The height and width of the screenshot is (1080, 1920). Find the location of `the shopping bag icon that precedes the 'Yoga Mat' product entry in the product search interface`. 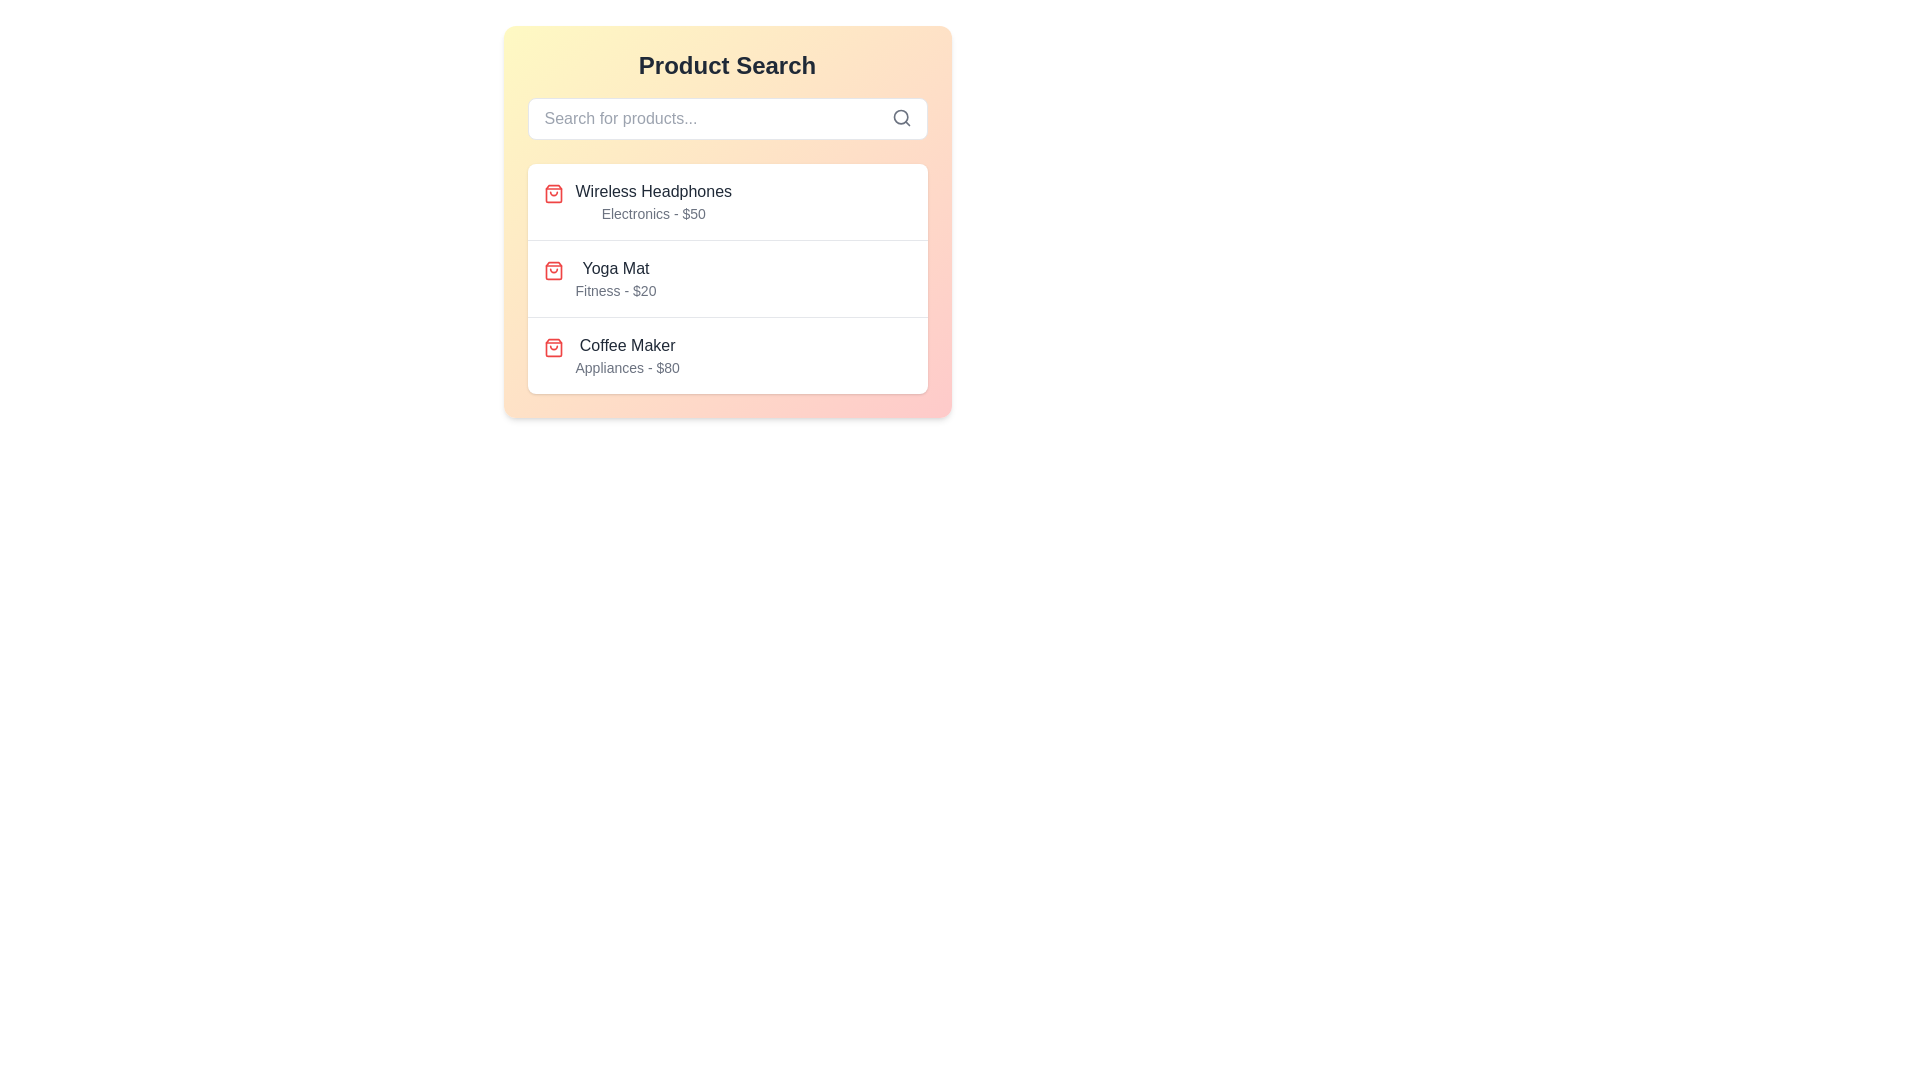

the shopping bag icon that precedes the 'Yoga Mat' product entry in the product search interface is located at coordinates (553, 270).